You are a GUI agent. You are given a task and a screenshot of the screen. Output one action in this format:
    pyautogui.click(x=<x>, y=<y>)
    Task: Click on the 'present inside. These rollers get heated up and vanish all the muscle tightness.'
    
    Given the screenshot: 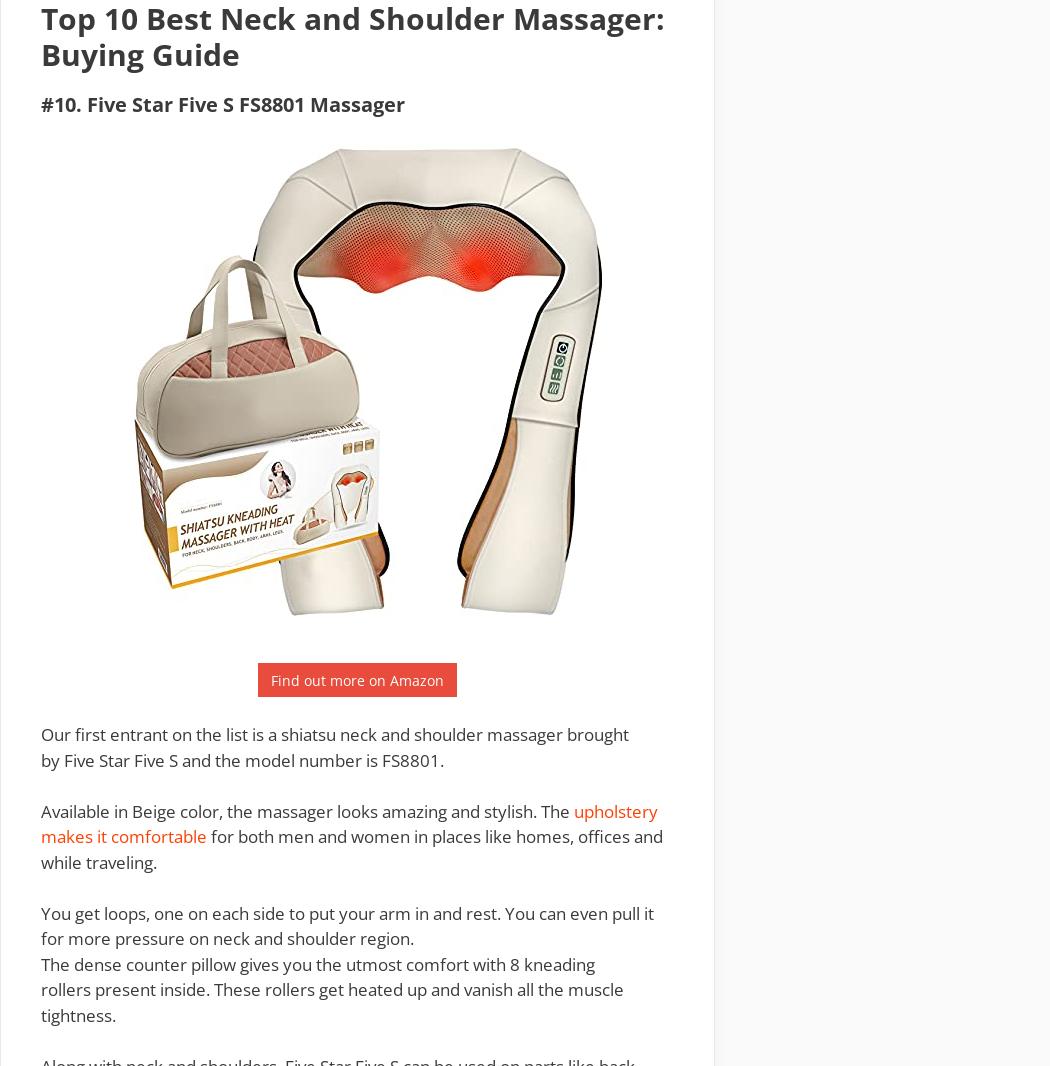 What is the action you would take?
    pyautogui.click(x=39, y=1002)
    